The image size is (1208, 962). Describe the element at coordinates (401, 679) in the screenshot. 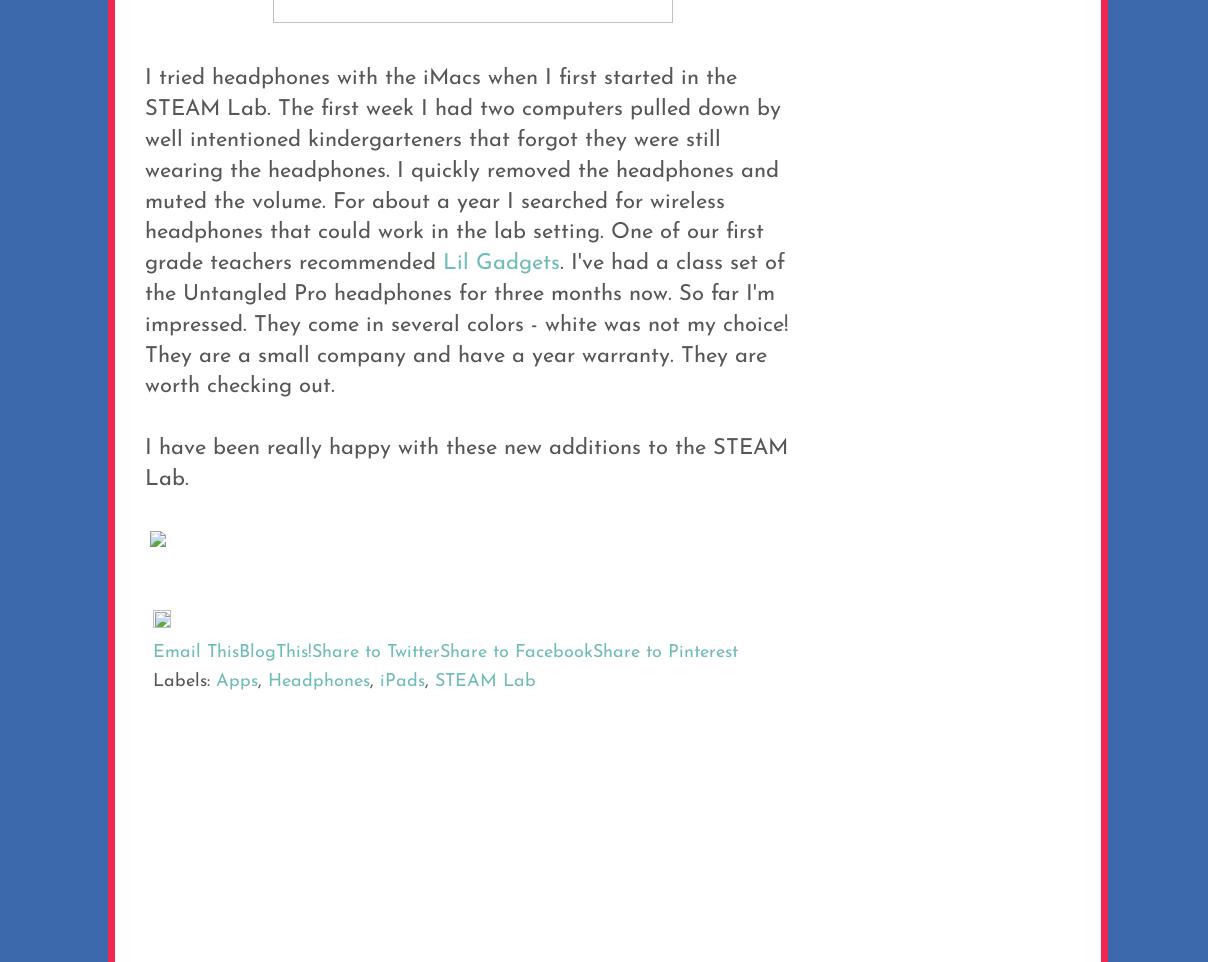

I see `'iPads'` at that location.